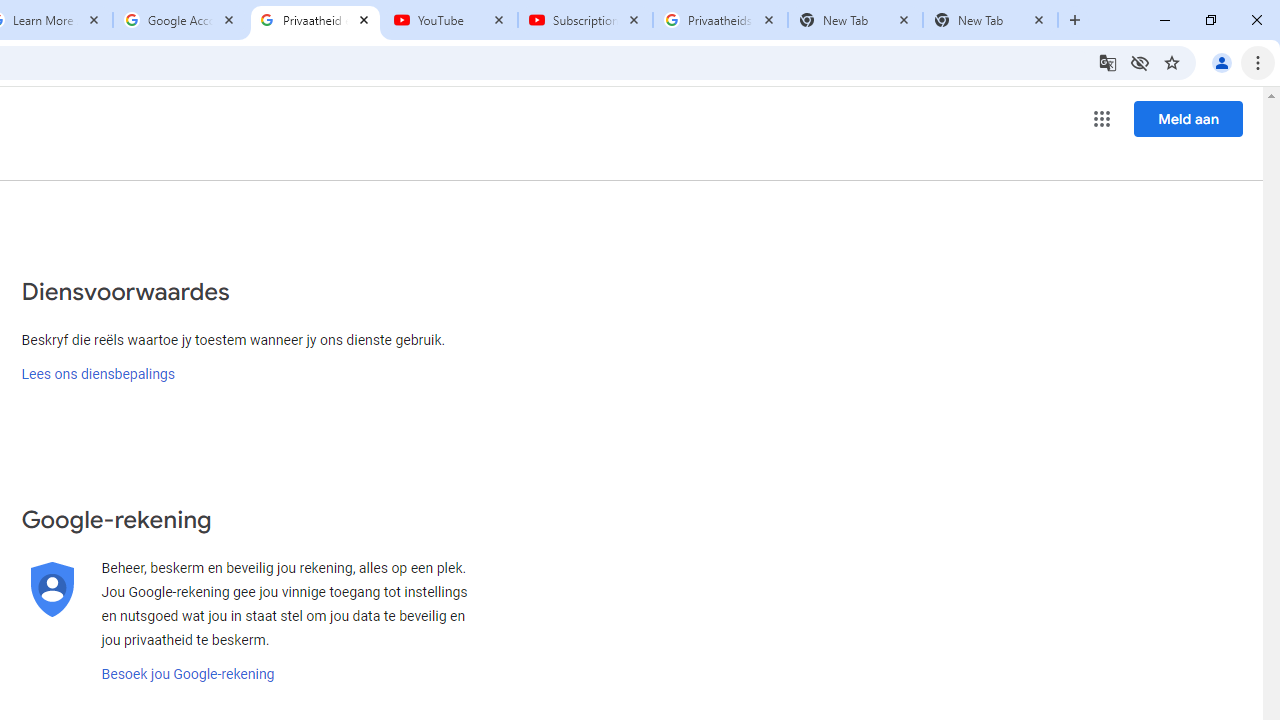 The height and width of the screenshot is (720, 1280). I want to click on 'YouTube', so click(449, 20).